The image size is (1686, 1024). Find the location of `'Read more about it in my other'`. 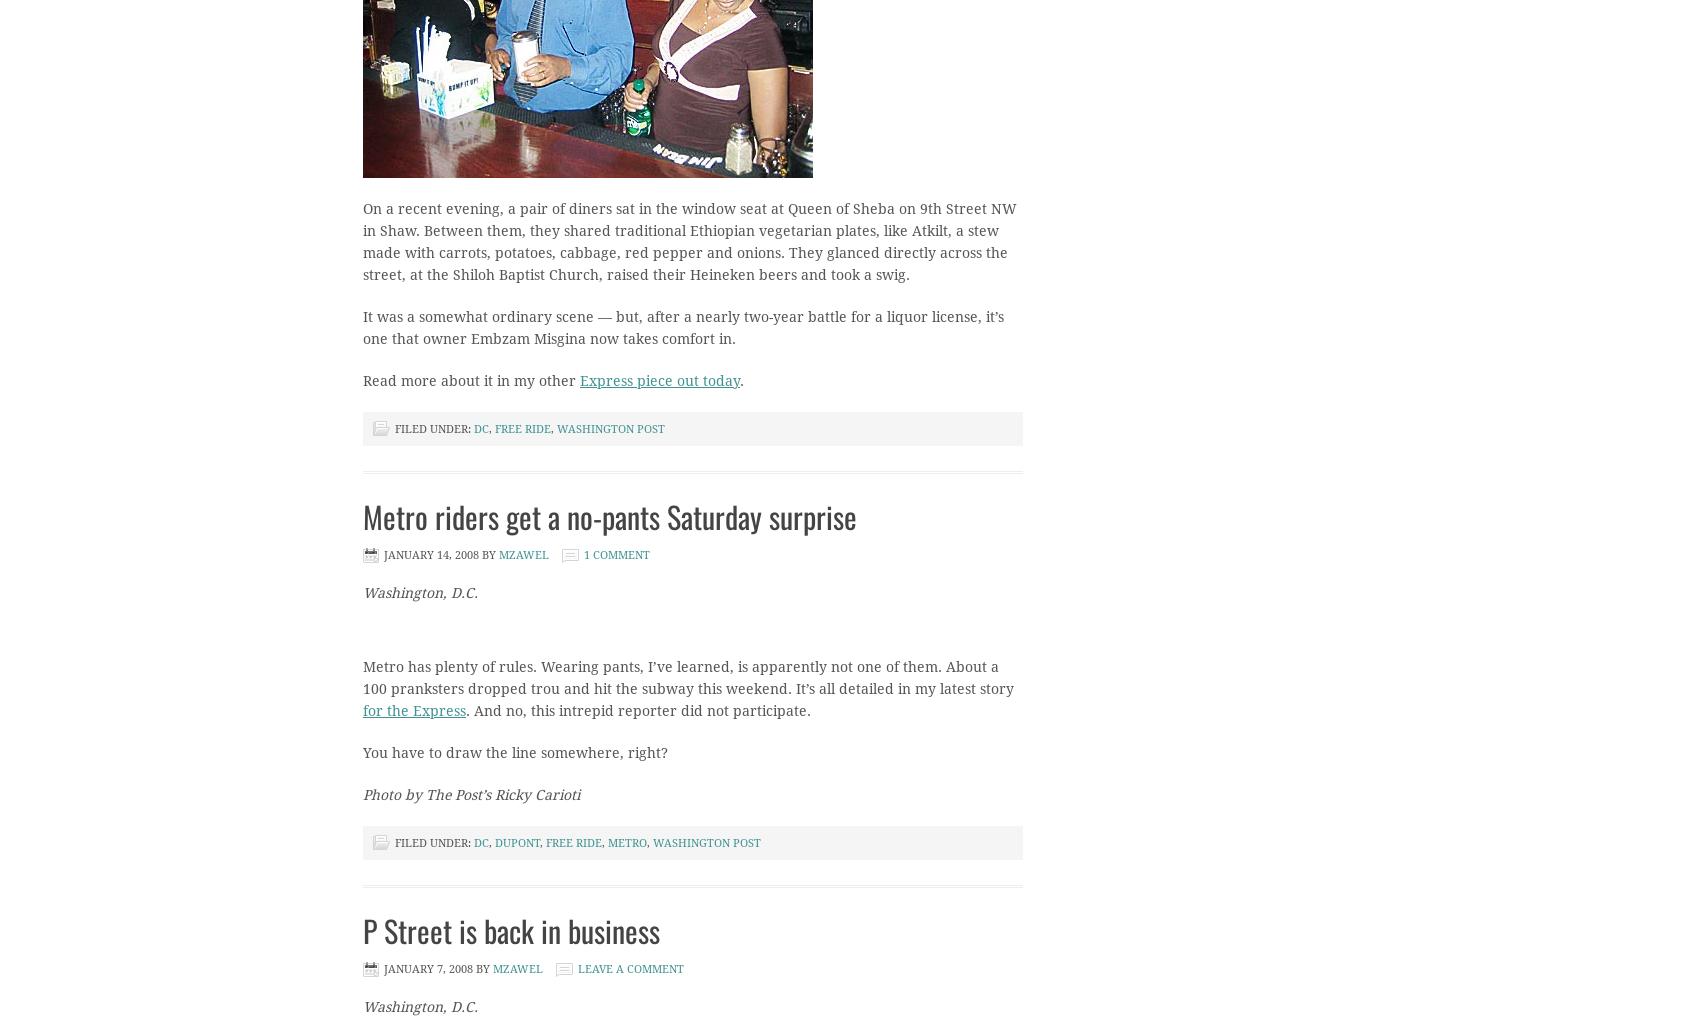

'Read more about it in my other' is located at coordinates (471, 381).